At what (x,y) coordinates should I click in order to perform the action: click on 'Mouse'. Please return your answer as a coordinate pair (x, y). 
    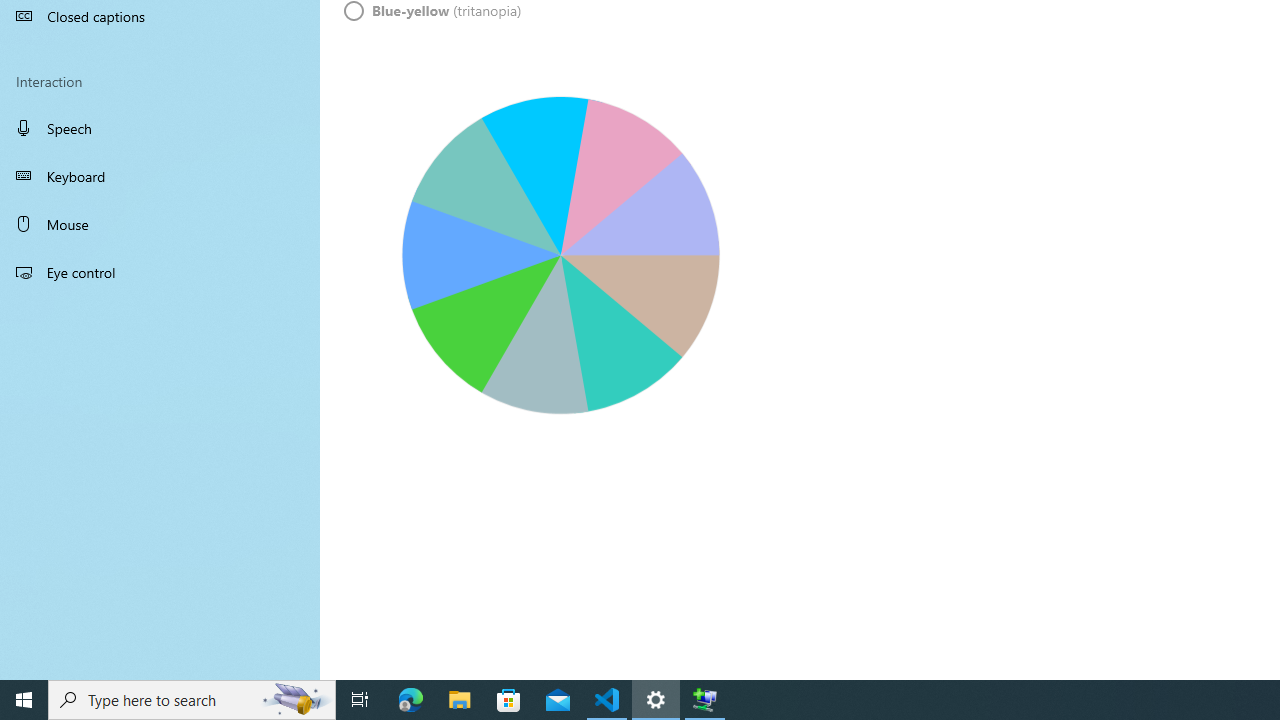
    Looking at the image, I should click on (160, 223).